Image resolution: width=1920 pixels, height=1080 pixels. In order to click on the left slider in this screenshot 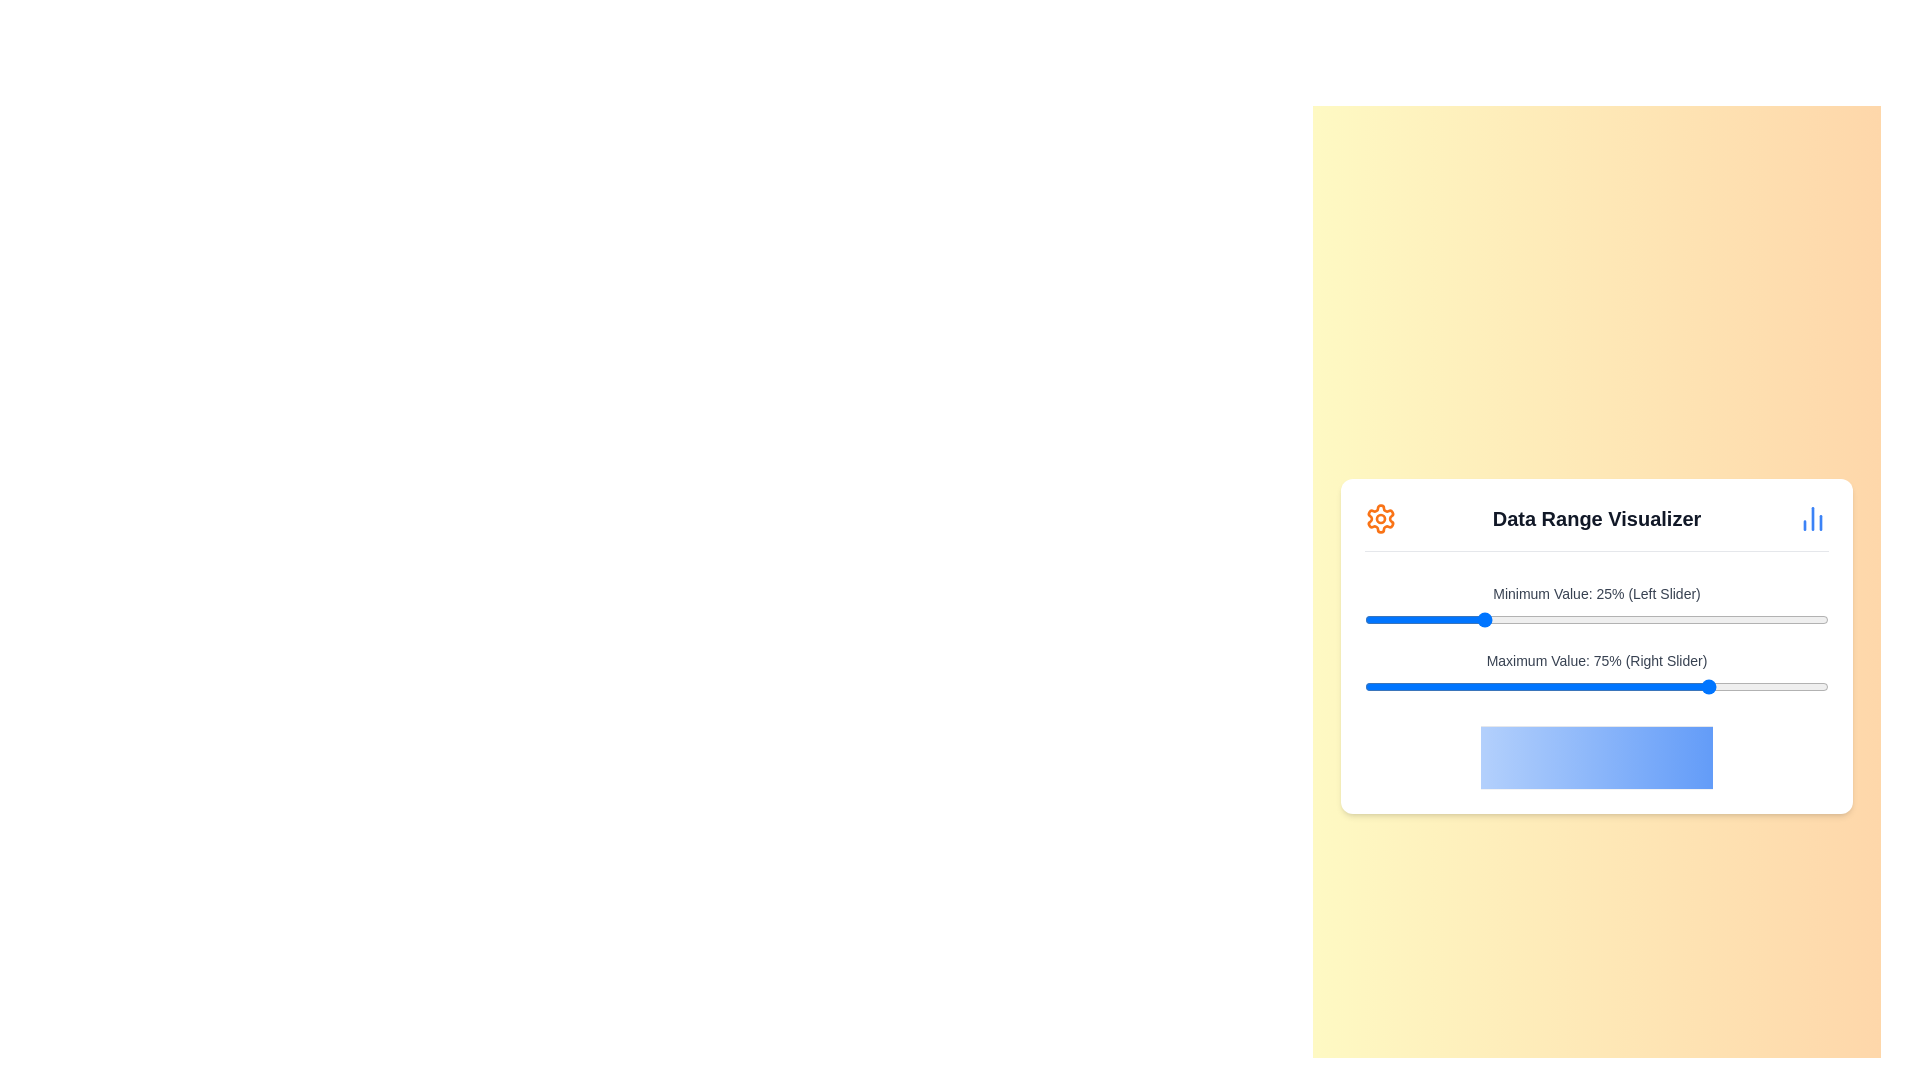, I will do `click(1382, 618)`.